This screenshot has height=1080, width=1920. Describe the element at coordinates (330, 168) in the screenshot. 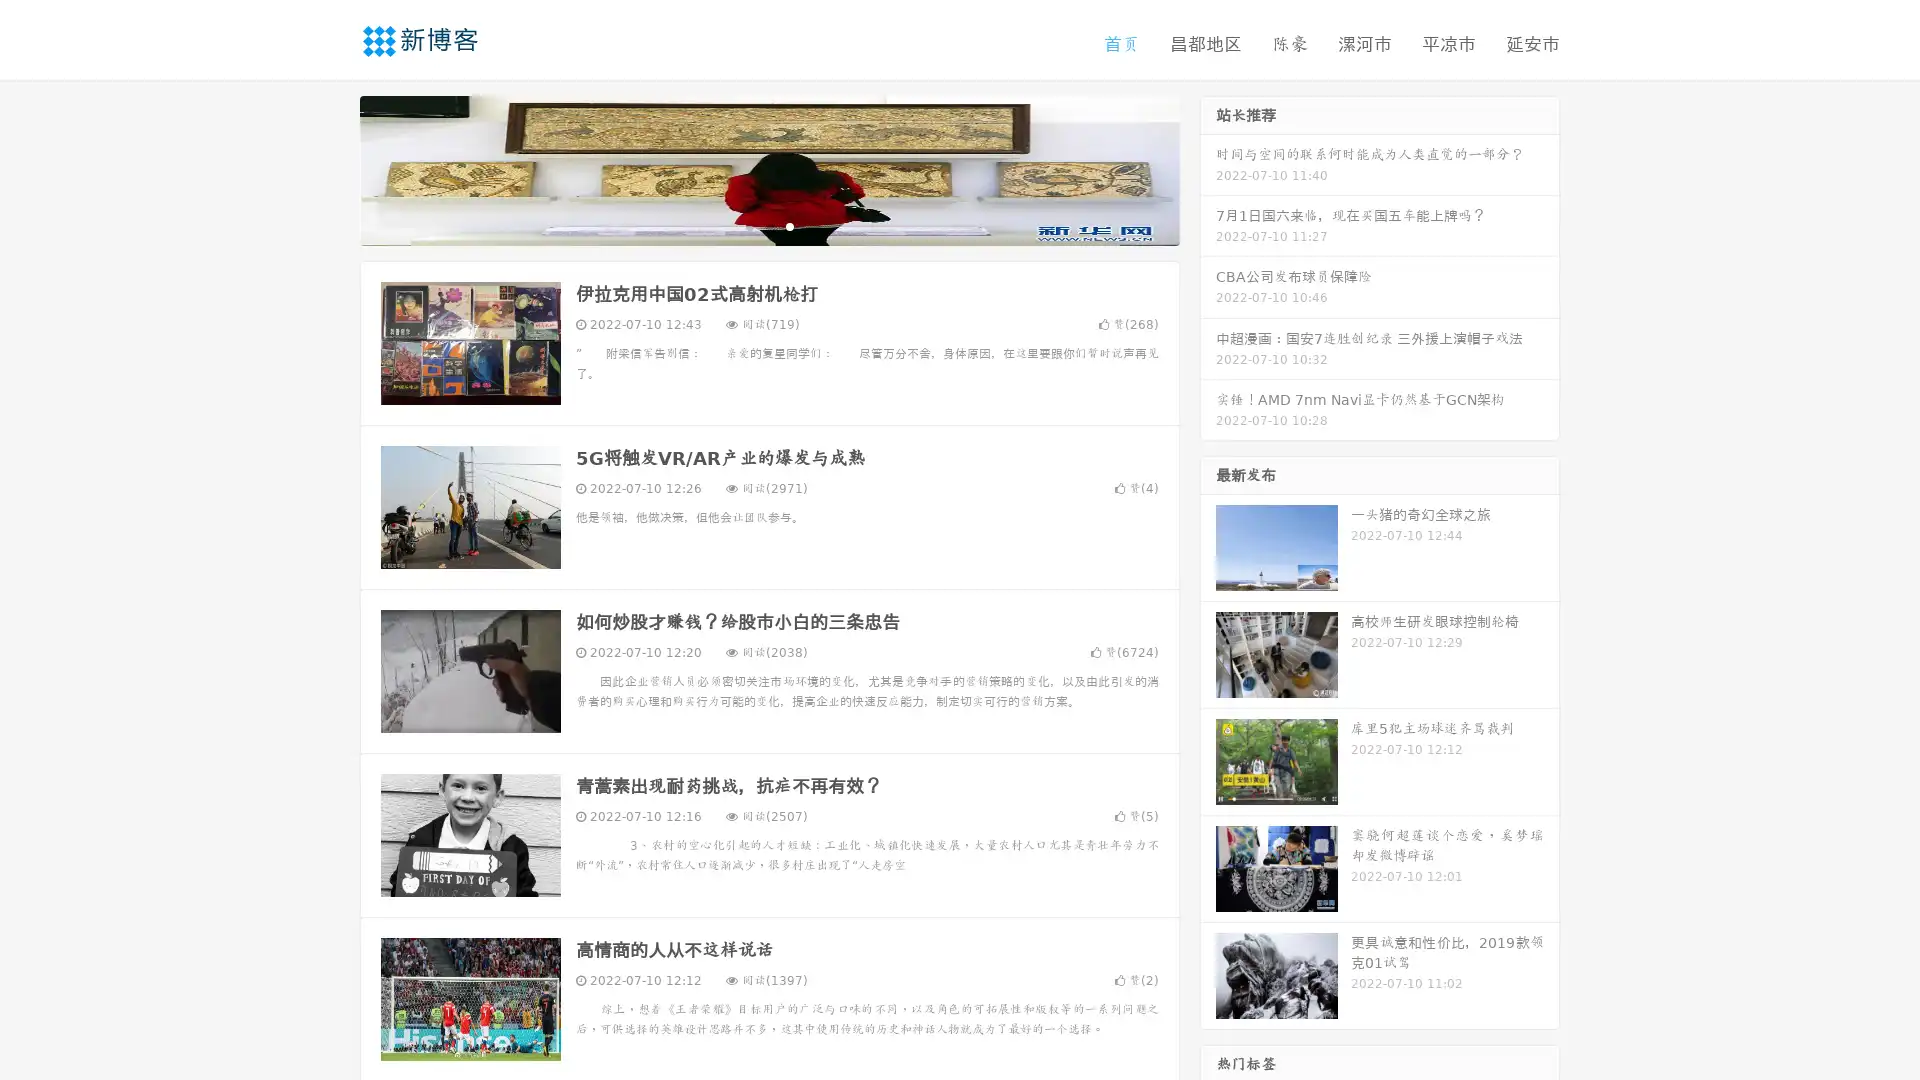

I see `Previous slide` at that location.